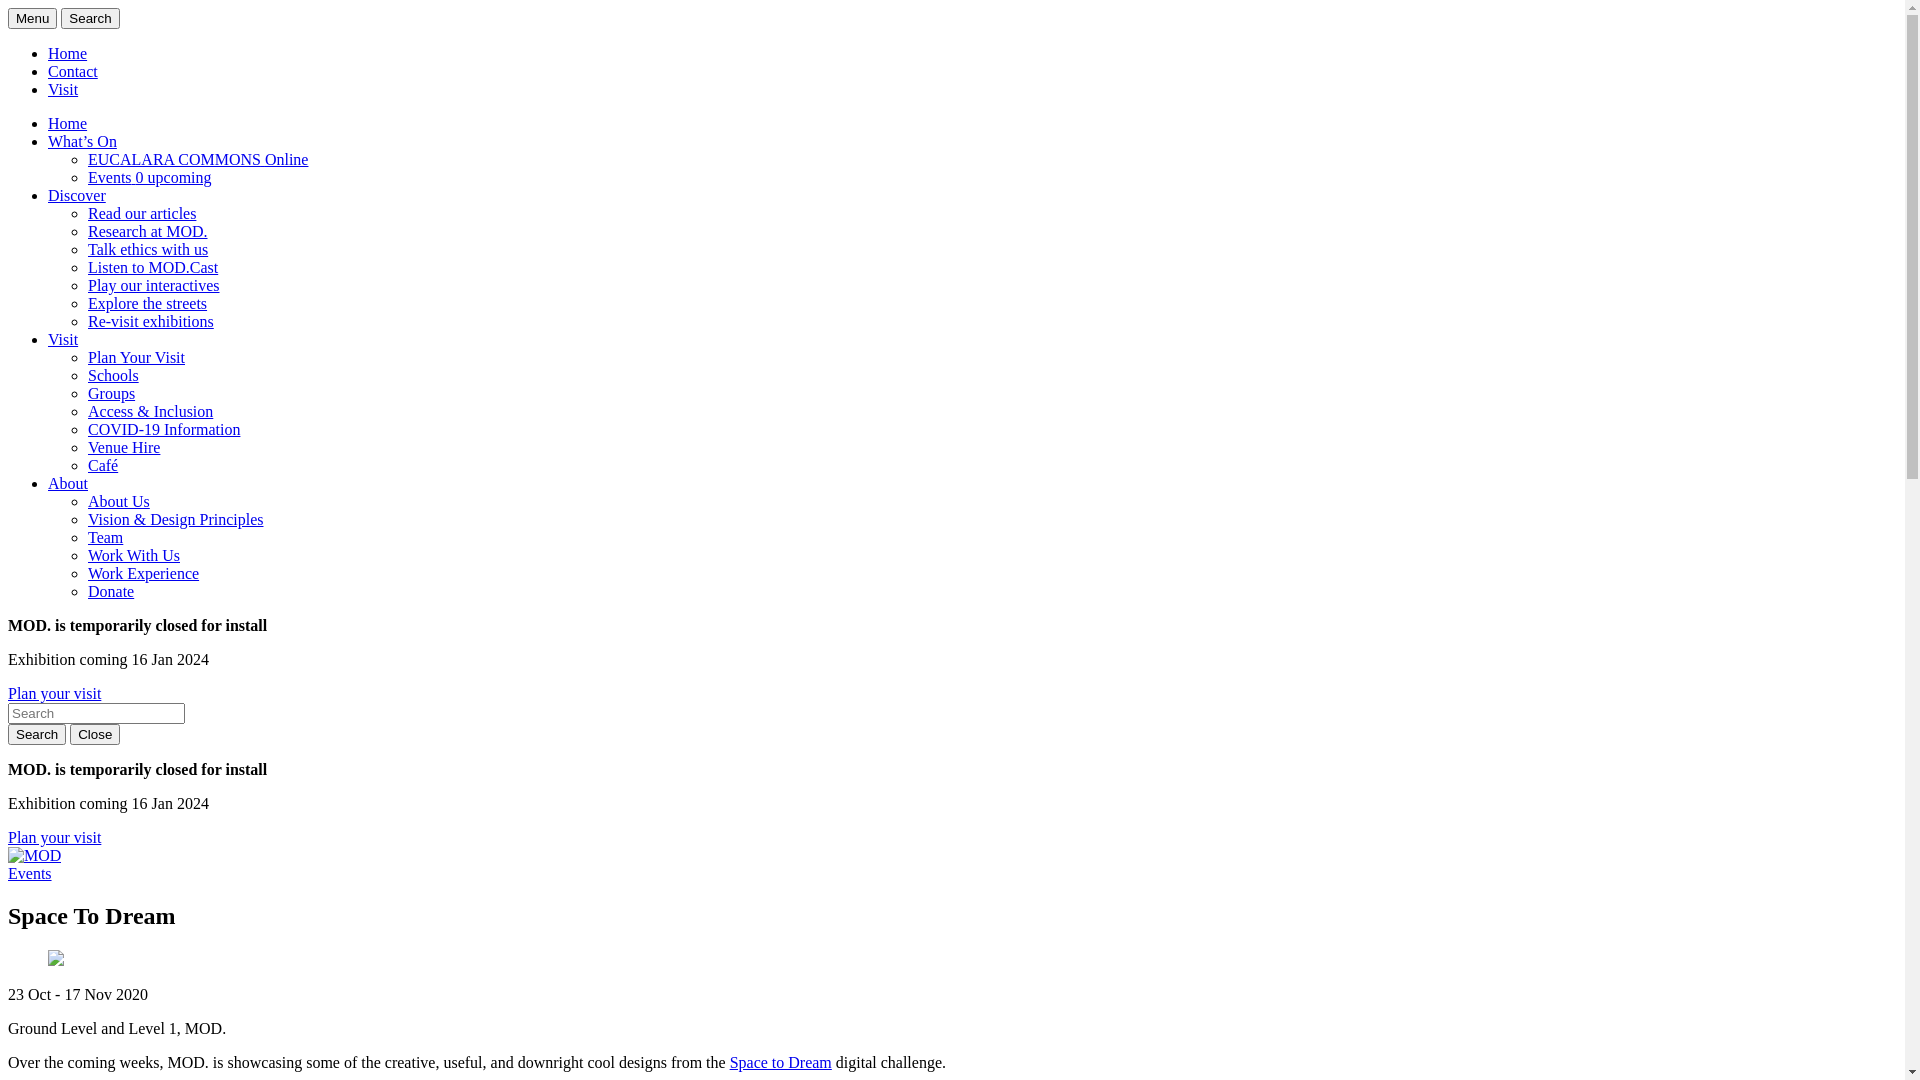  Describe the element at coordinates (67, 123) in the screenshot. I see `'Home'` at that location.